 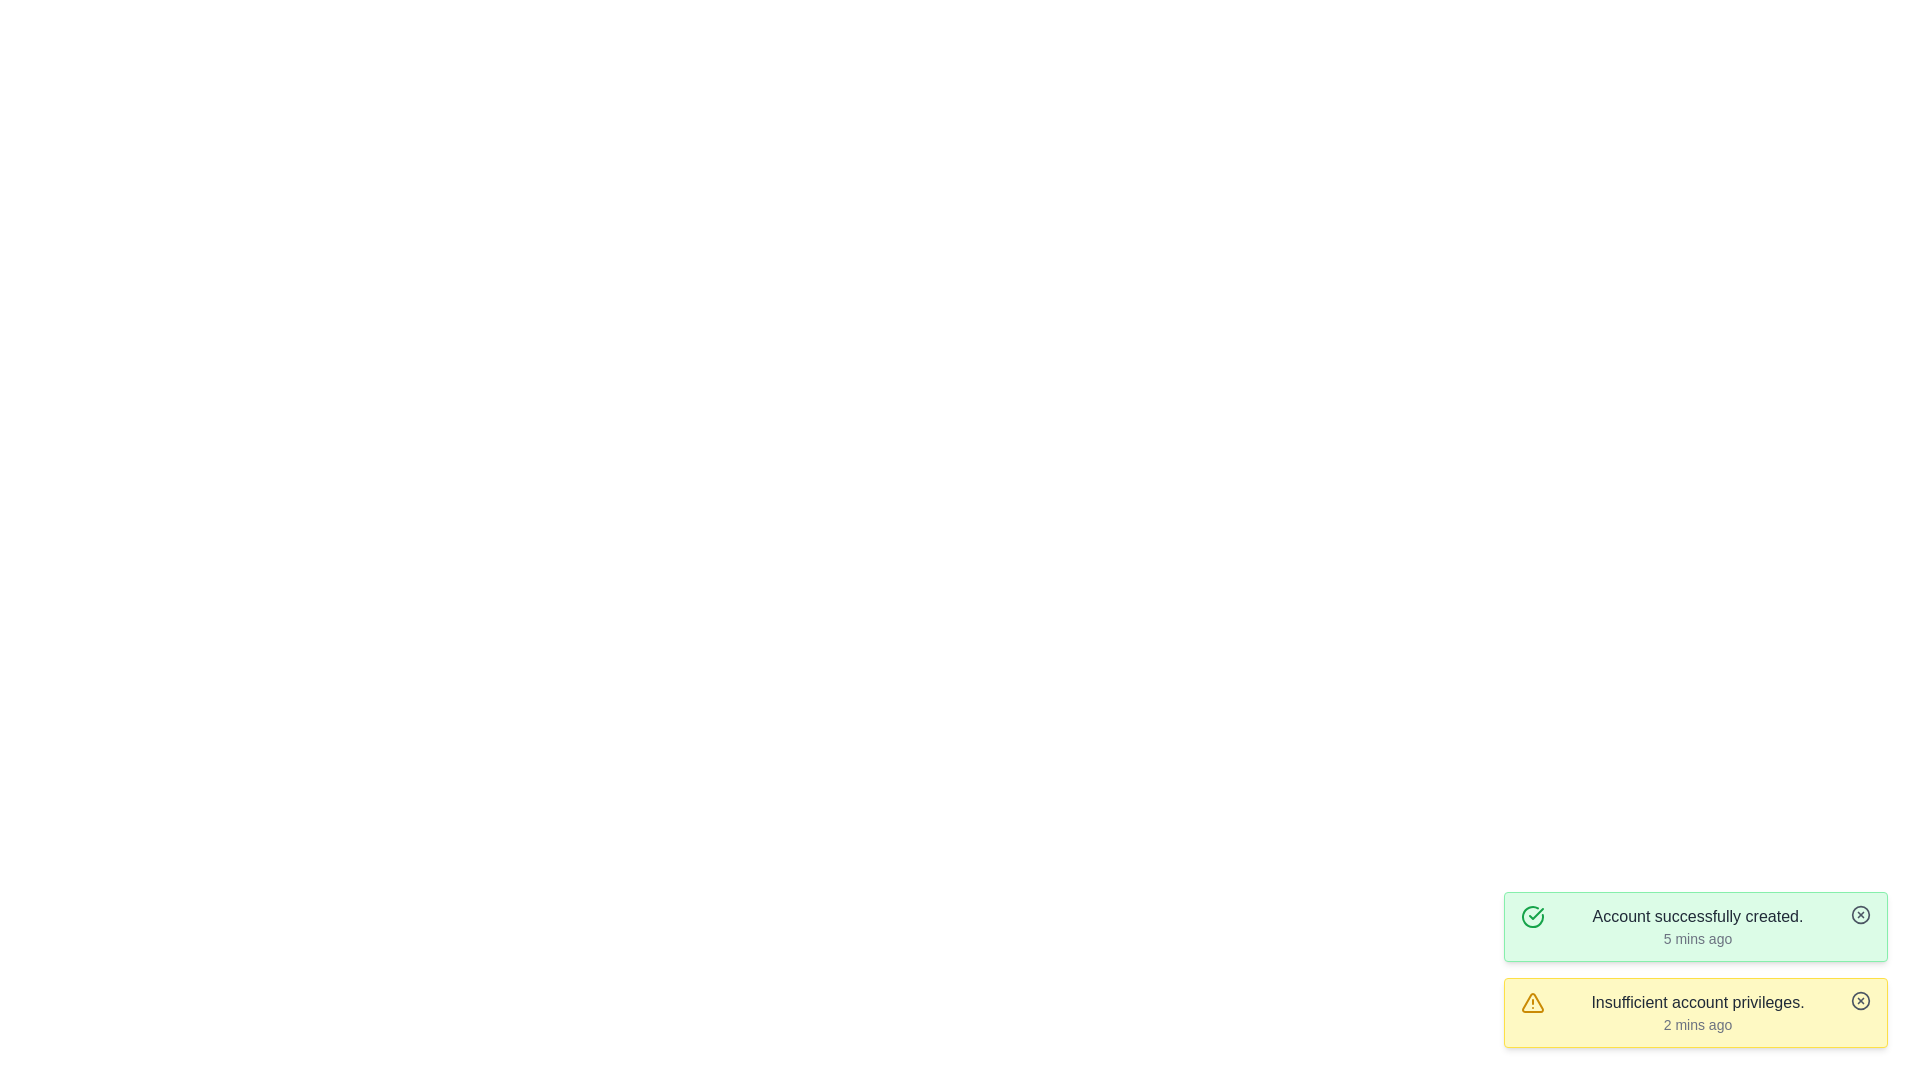 What do you see at coordinates (1860, 1001) in the screenshot?
I see `the circular 'X' icon with a radius of 10 pixels, which is part of the second notification, located centrally within a 24x24 pixel icon adjacent to the notification panel` at bounding box center [1860, 1001].